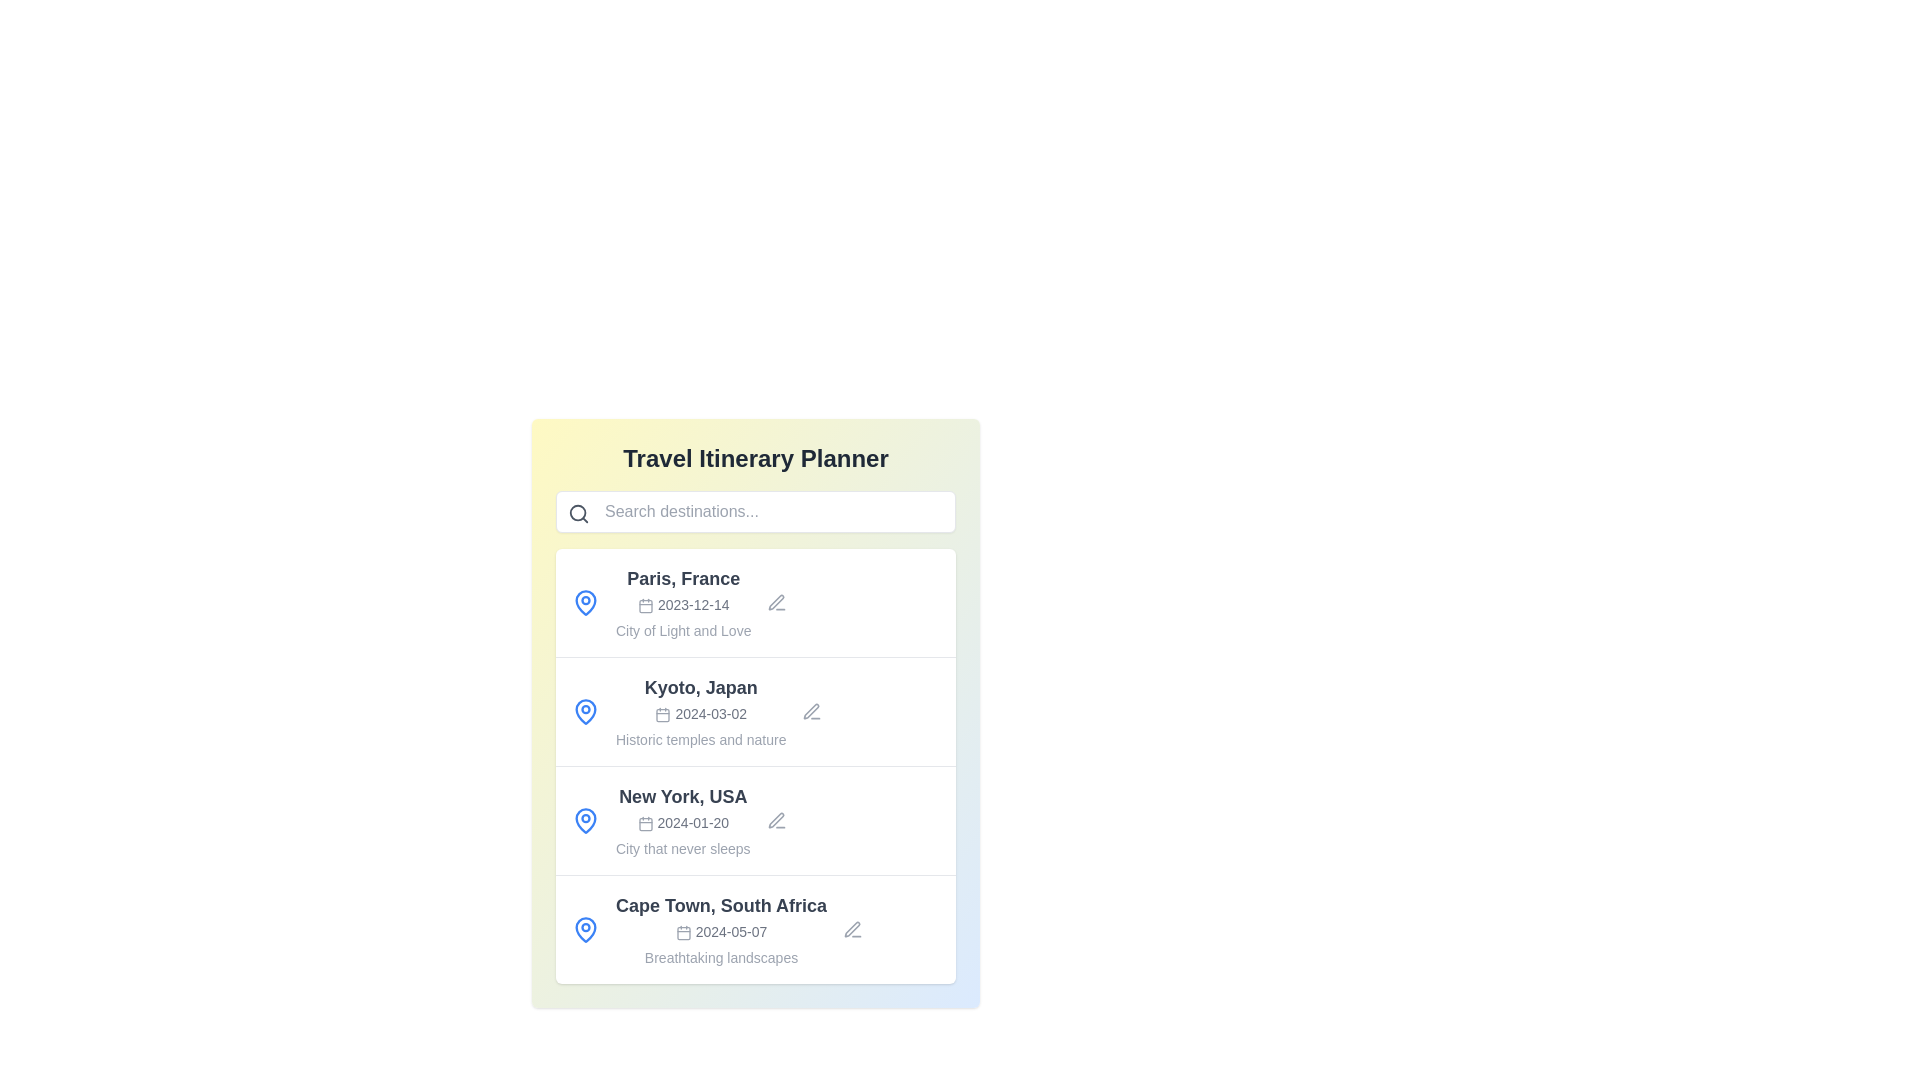  I want to click on the edit icon (pen) adjacent to the label 'Paris, France', so click(776, 601).